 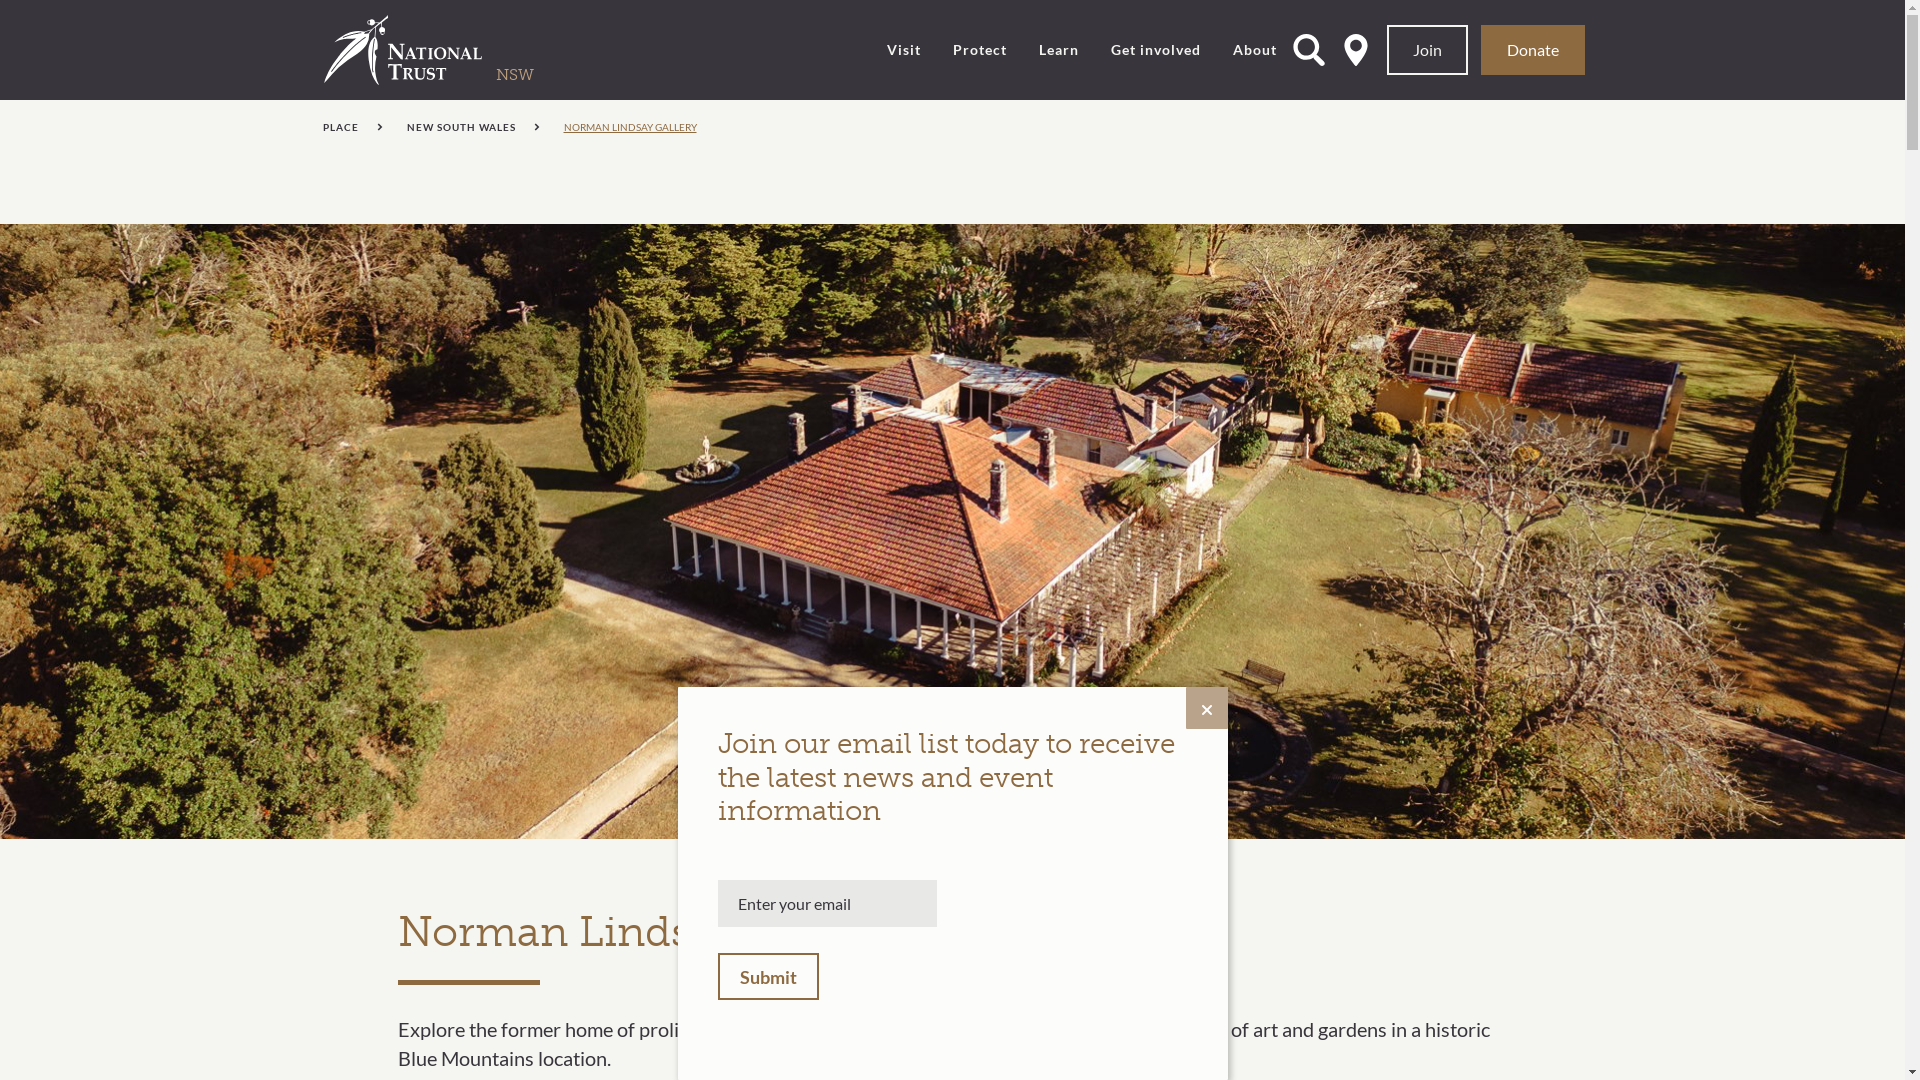 I want to click on 'Visit', so click(x=886, y=49).